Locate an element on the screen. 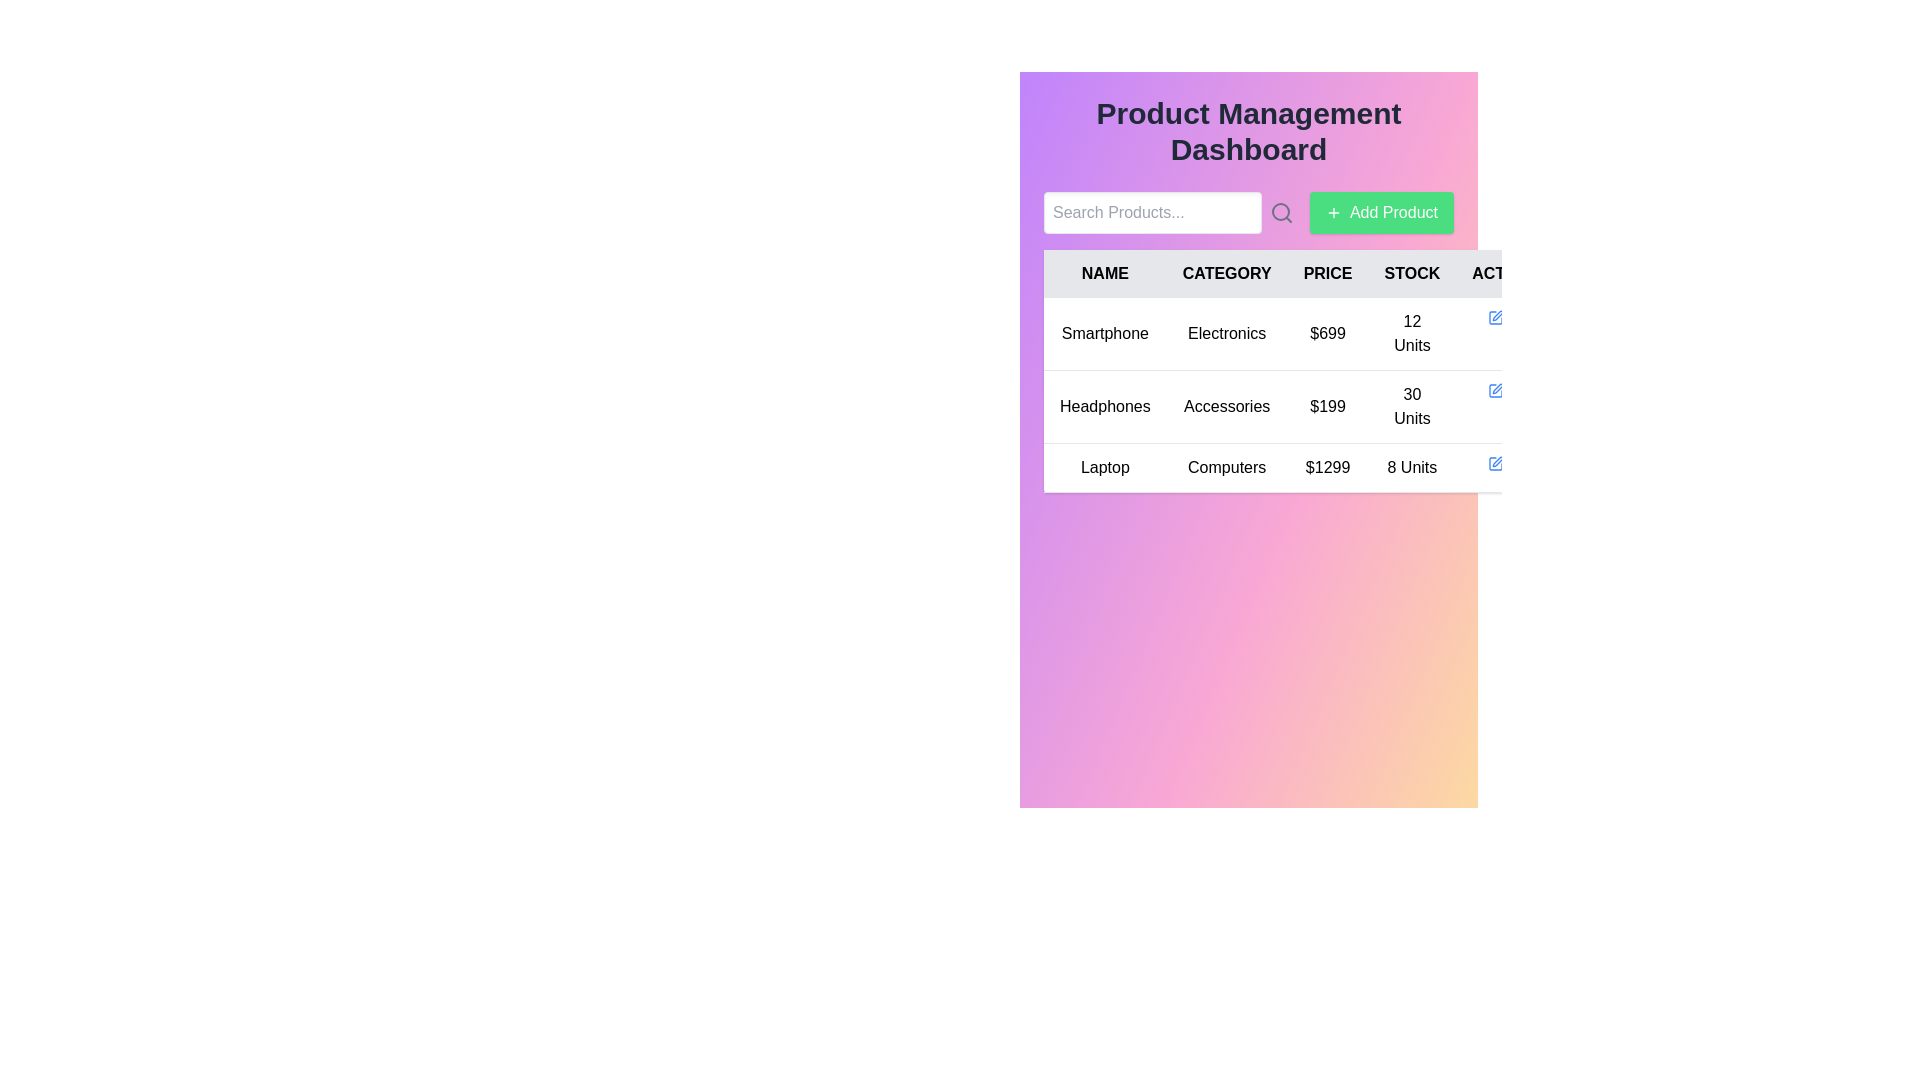  the interactive icon in the first row under the 'ACTION' column of the table is located at coordinates (1496, 316).